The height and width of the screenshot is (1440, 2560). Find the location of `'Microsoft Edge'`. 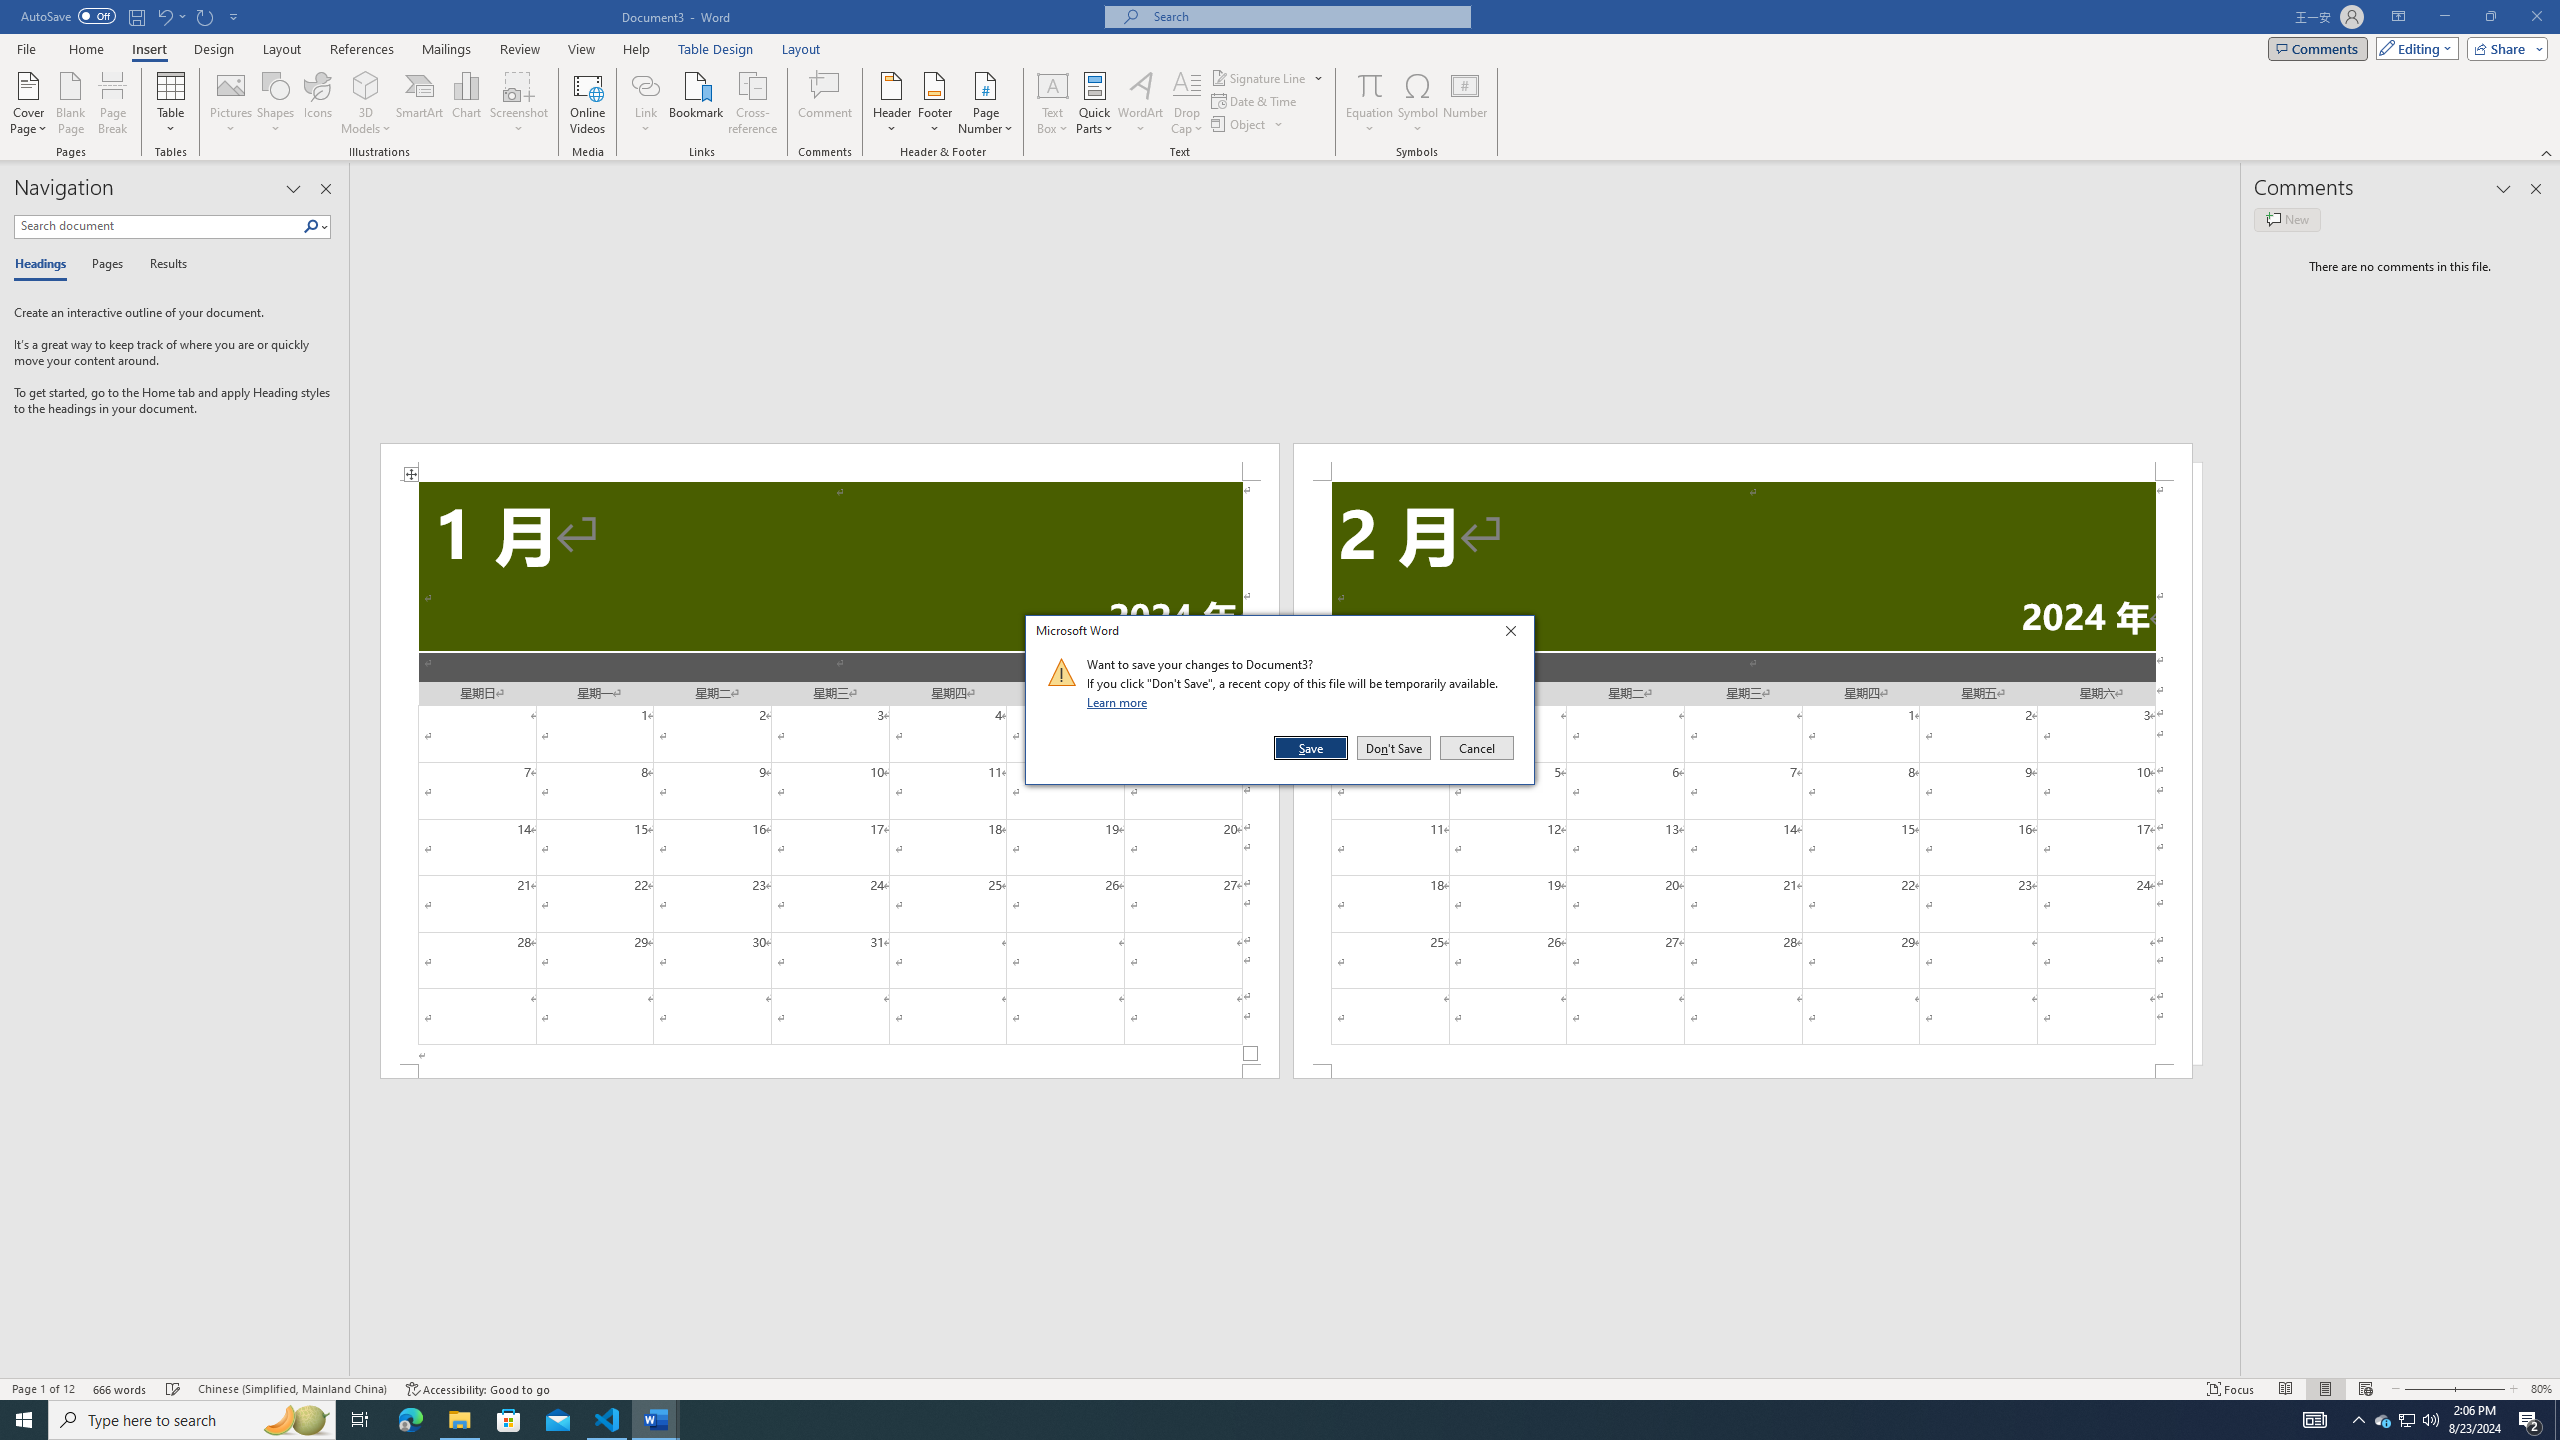

'Microsoft Edge' is located at coordinates (409, 1418).